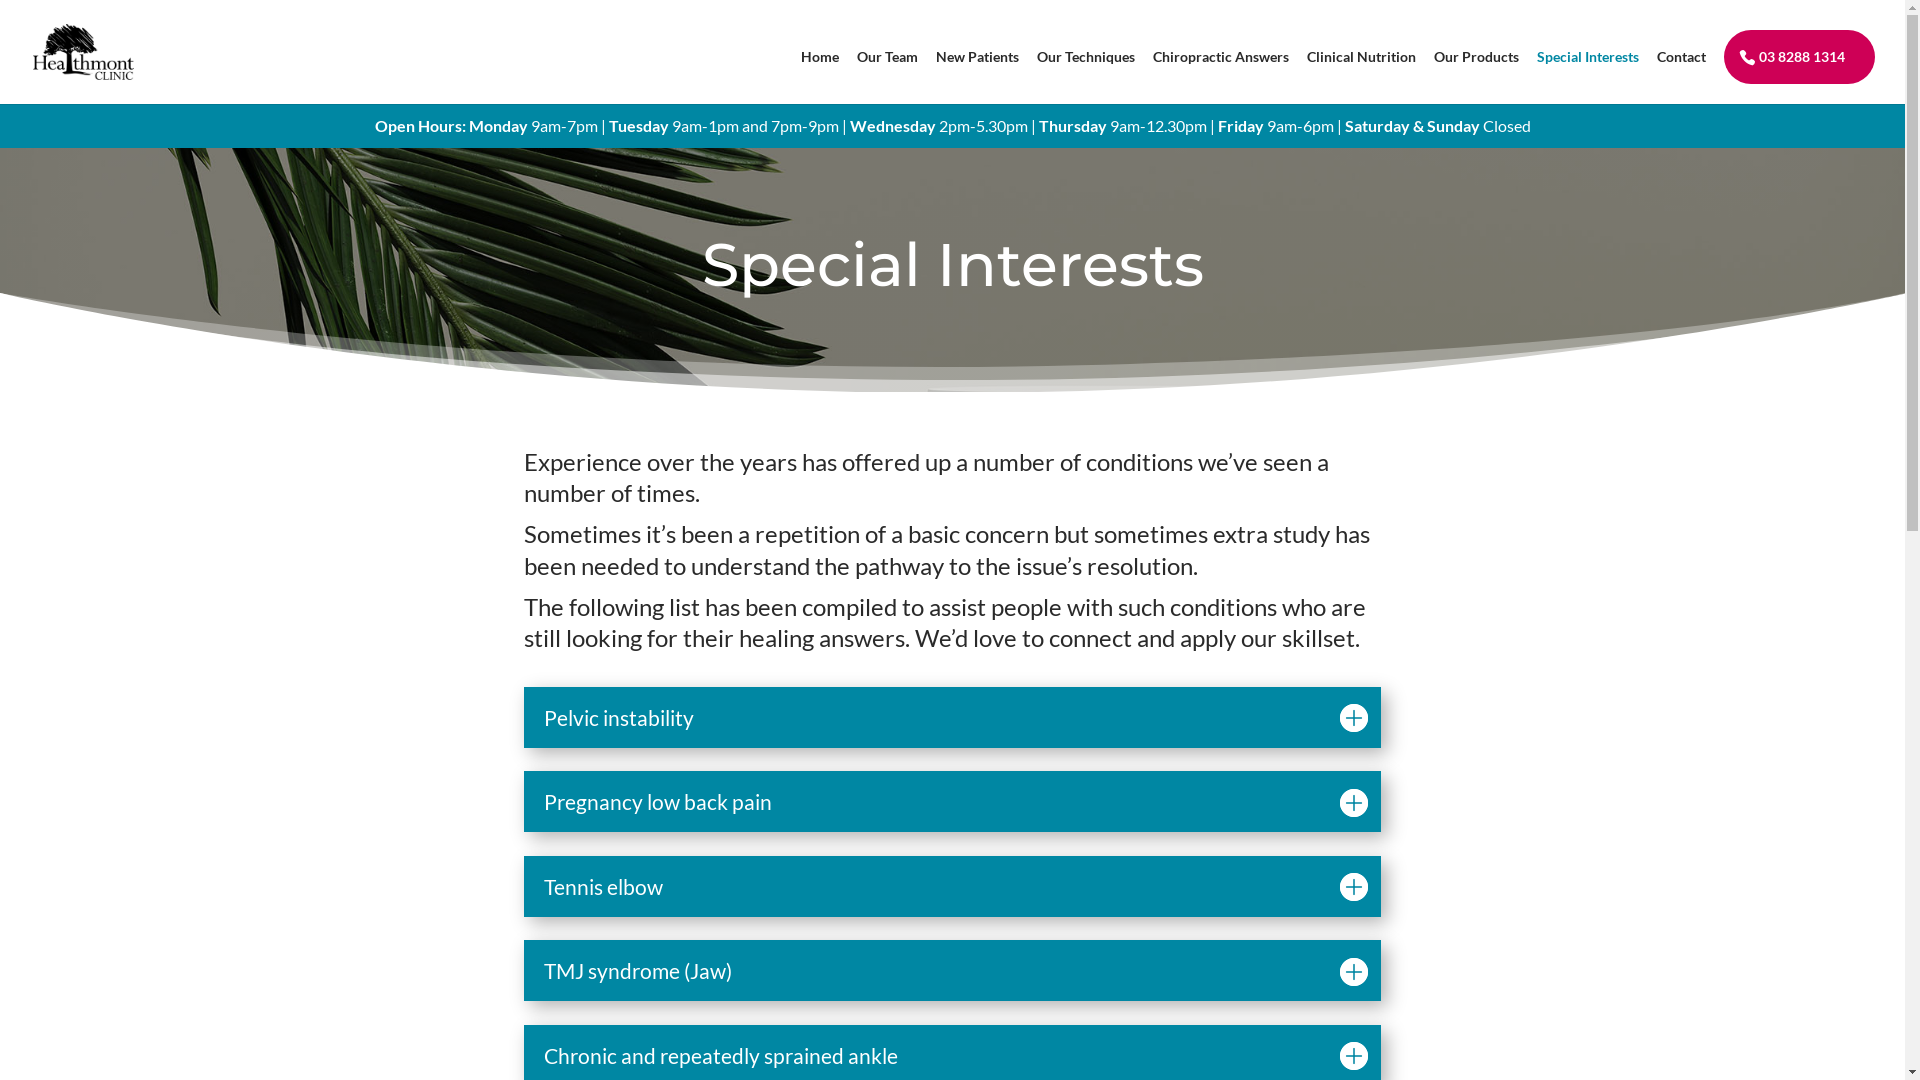 This screenshot has height=1080, width=1920. I want to click on 'New Patients', so click(977, 71).